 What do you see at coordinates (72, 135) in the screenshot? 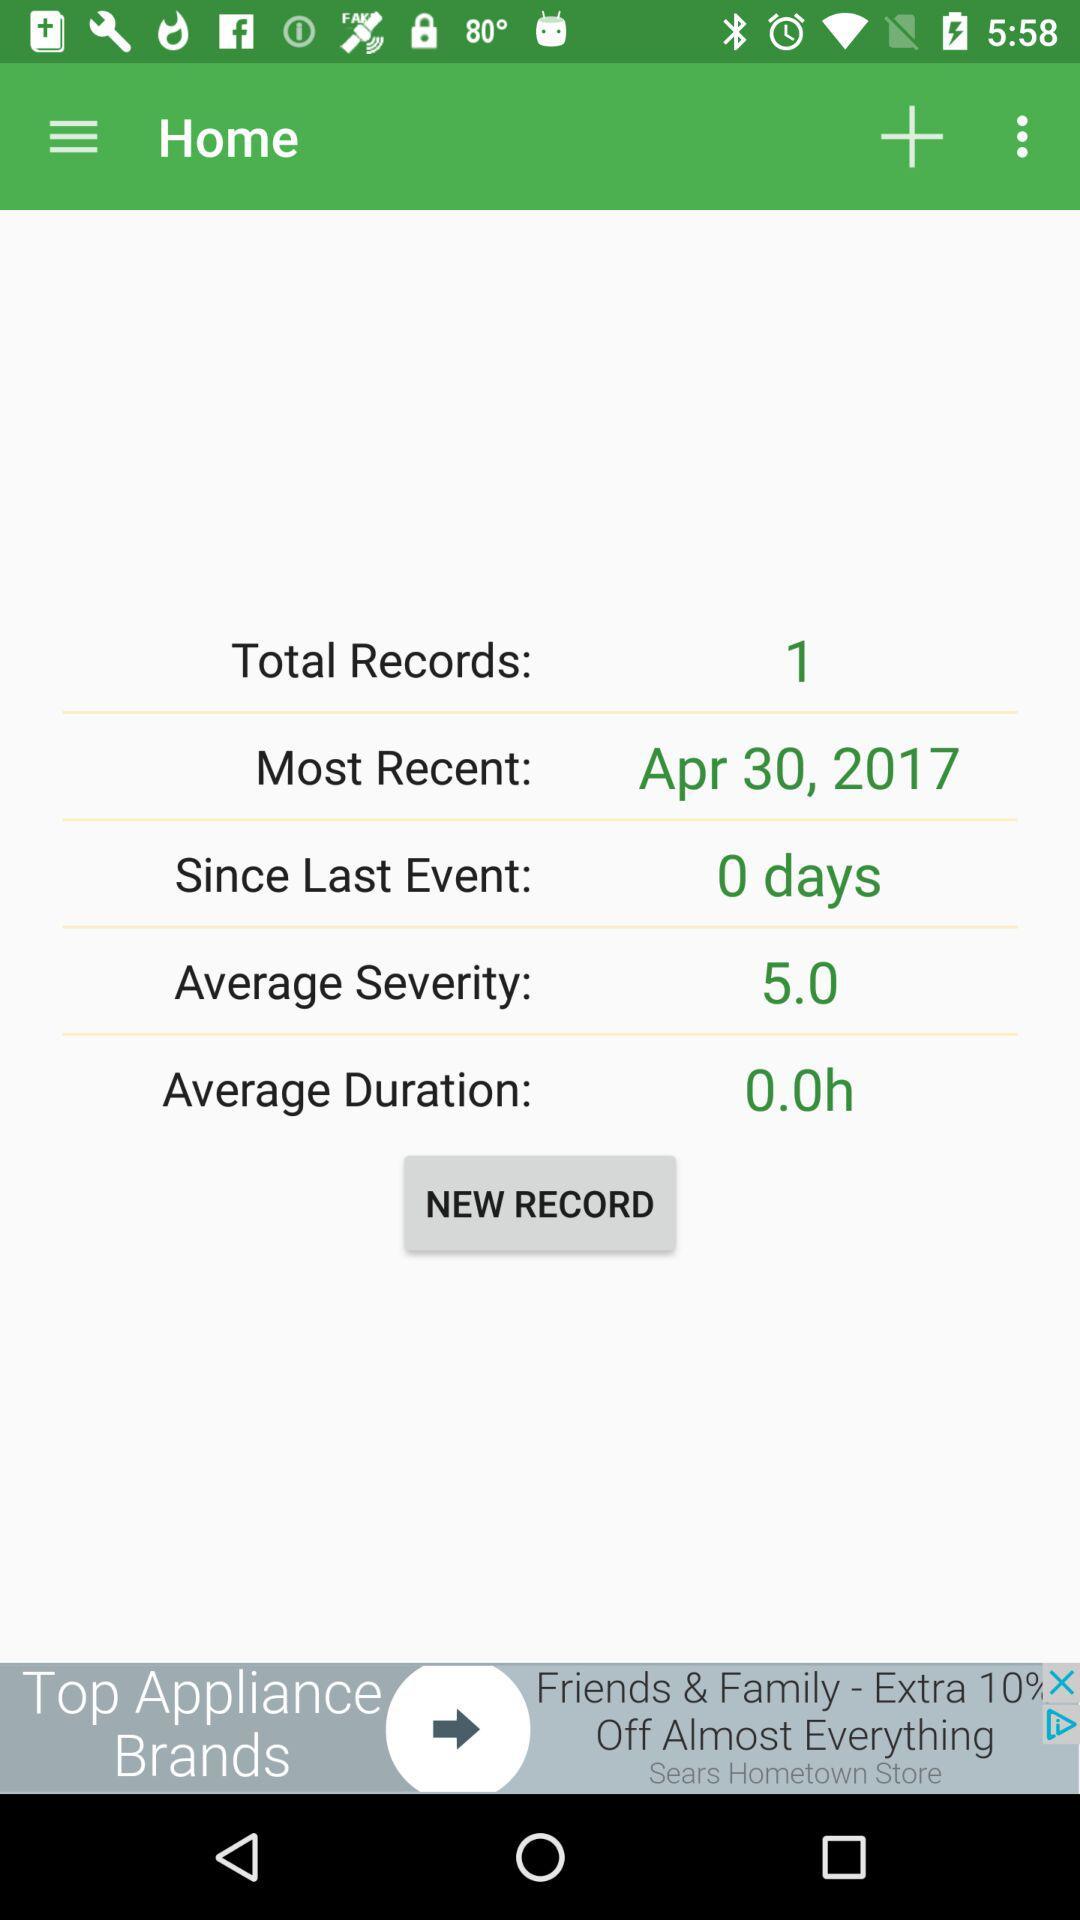
I see `drops a menu` at bounding box center [72, 135].